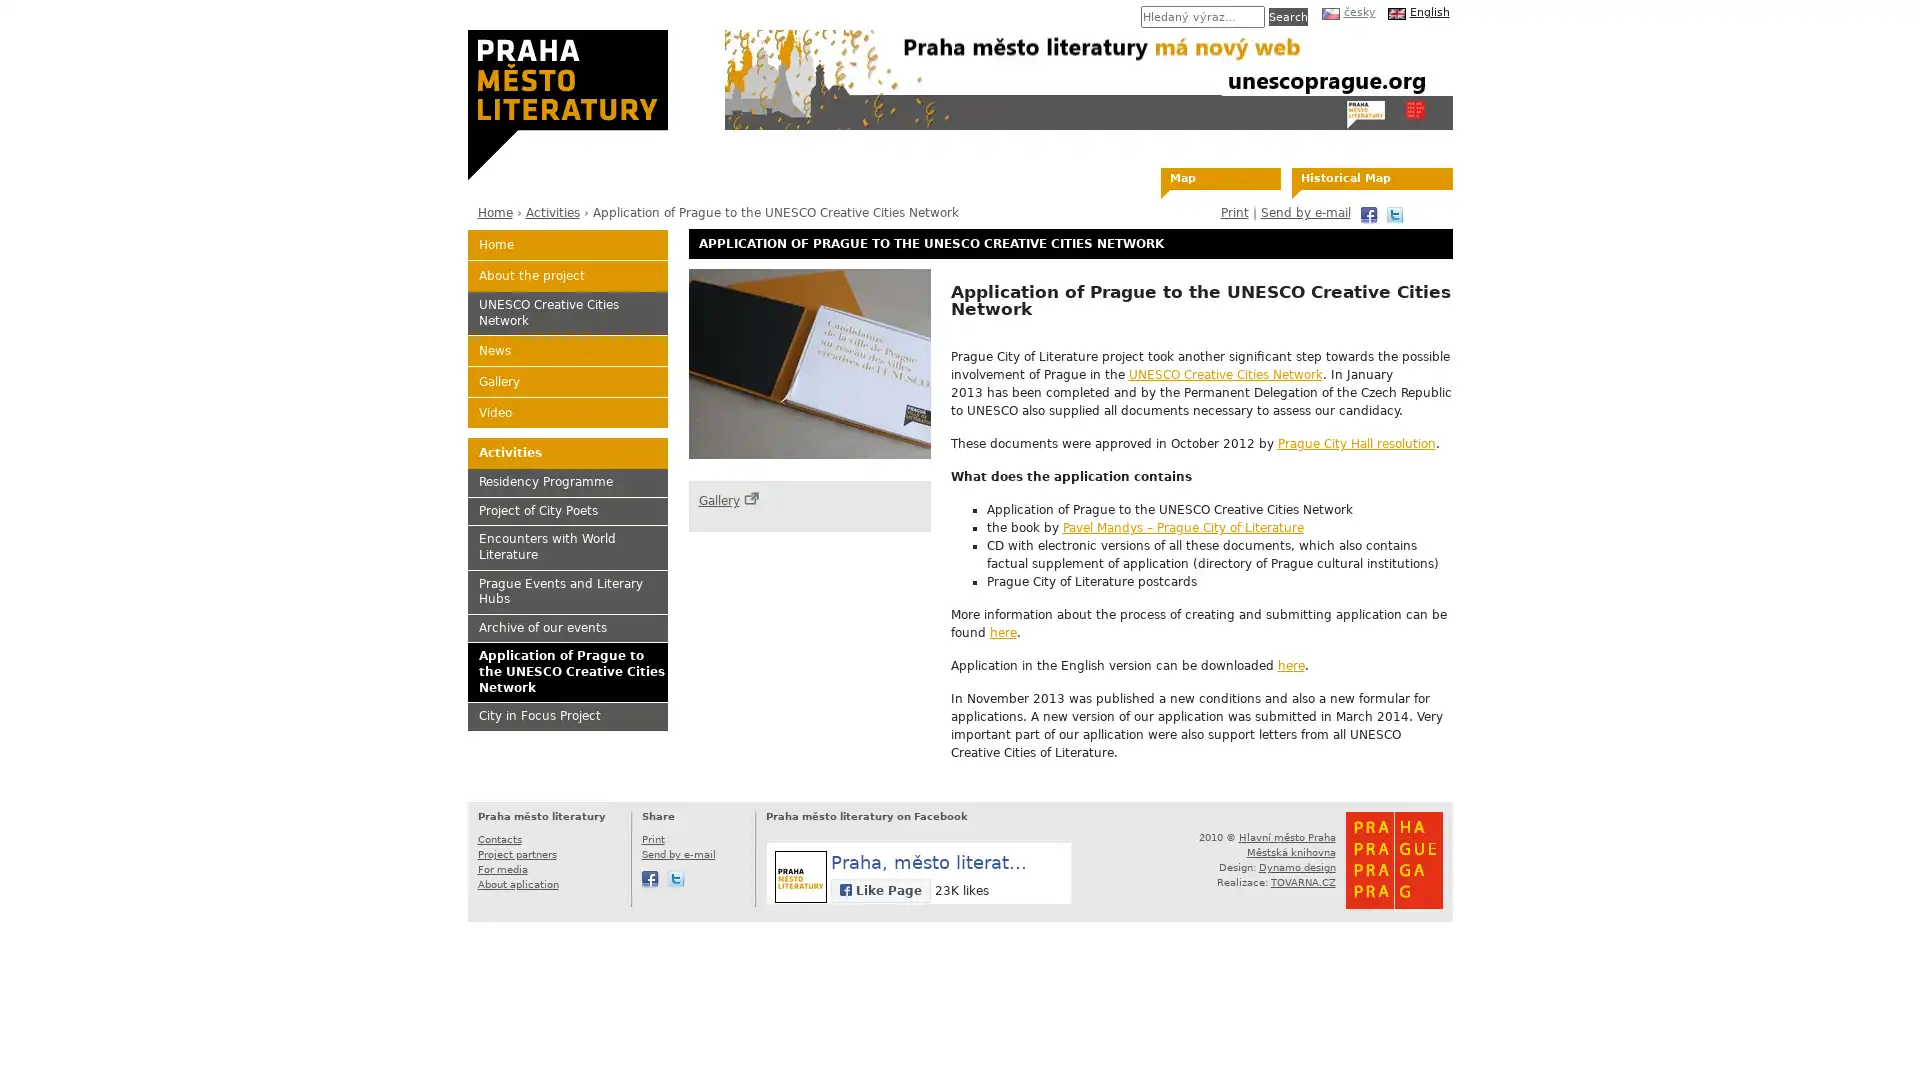 This screenshot has width=1920, height=1080. Describe the element at coordinates (1287, 16) in the screenshot. I see `Search` at that location.